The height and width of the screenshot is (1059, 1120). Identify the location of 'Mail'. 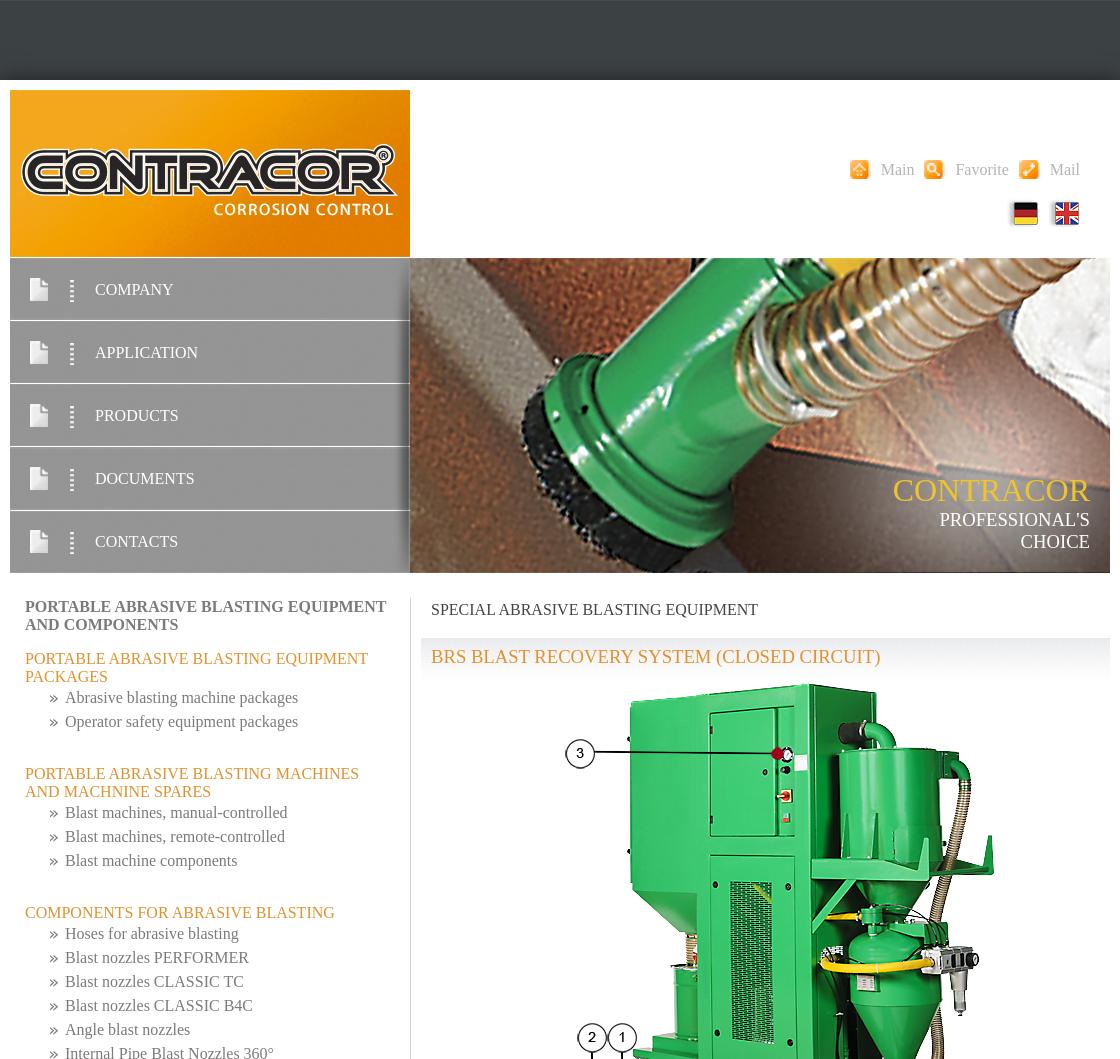
(1064, 167).